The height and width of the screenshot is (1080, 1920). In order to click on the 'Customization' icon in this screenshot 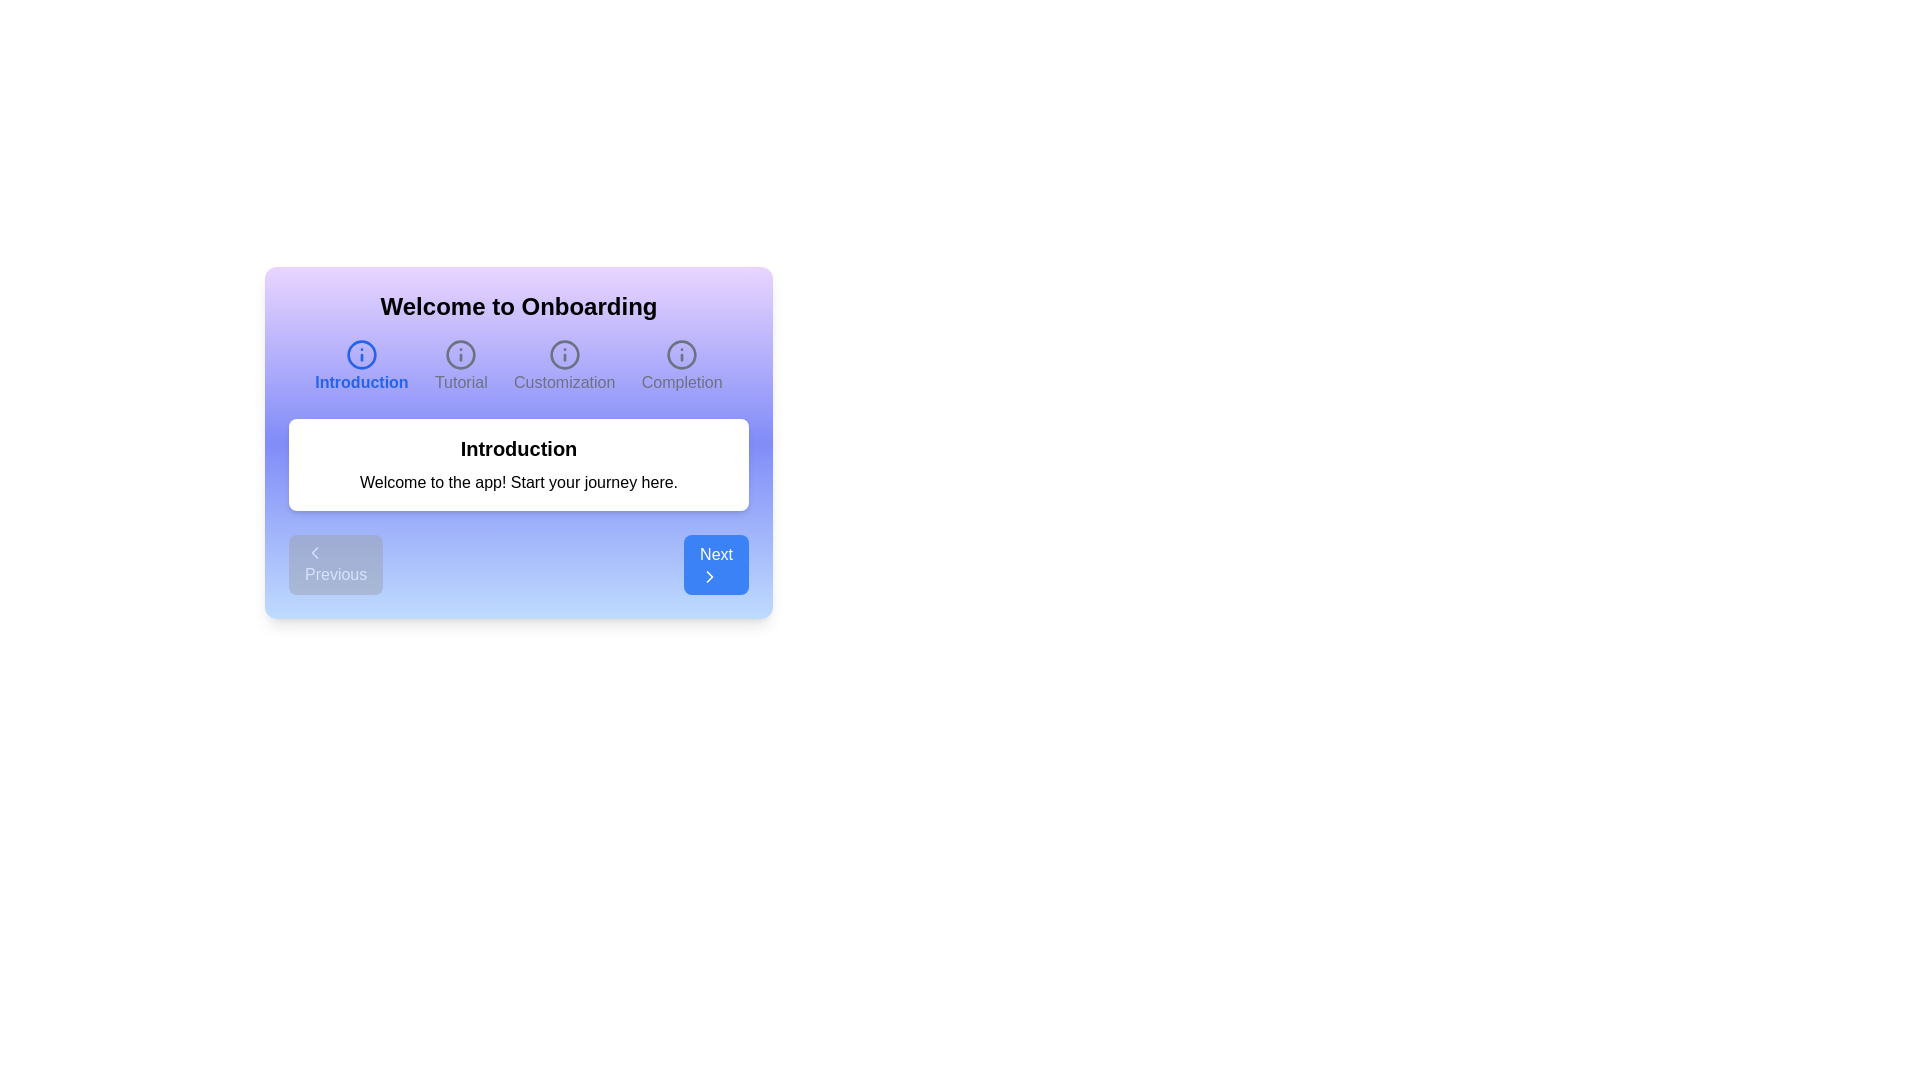, I will do `click(563, 353)`.